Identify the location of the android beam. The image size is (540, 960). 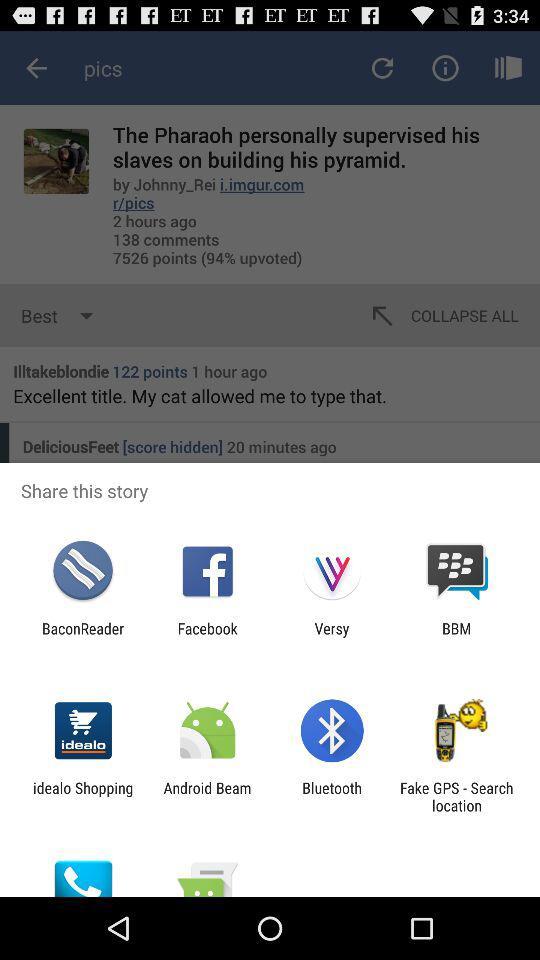
(206, 796).